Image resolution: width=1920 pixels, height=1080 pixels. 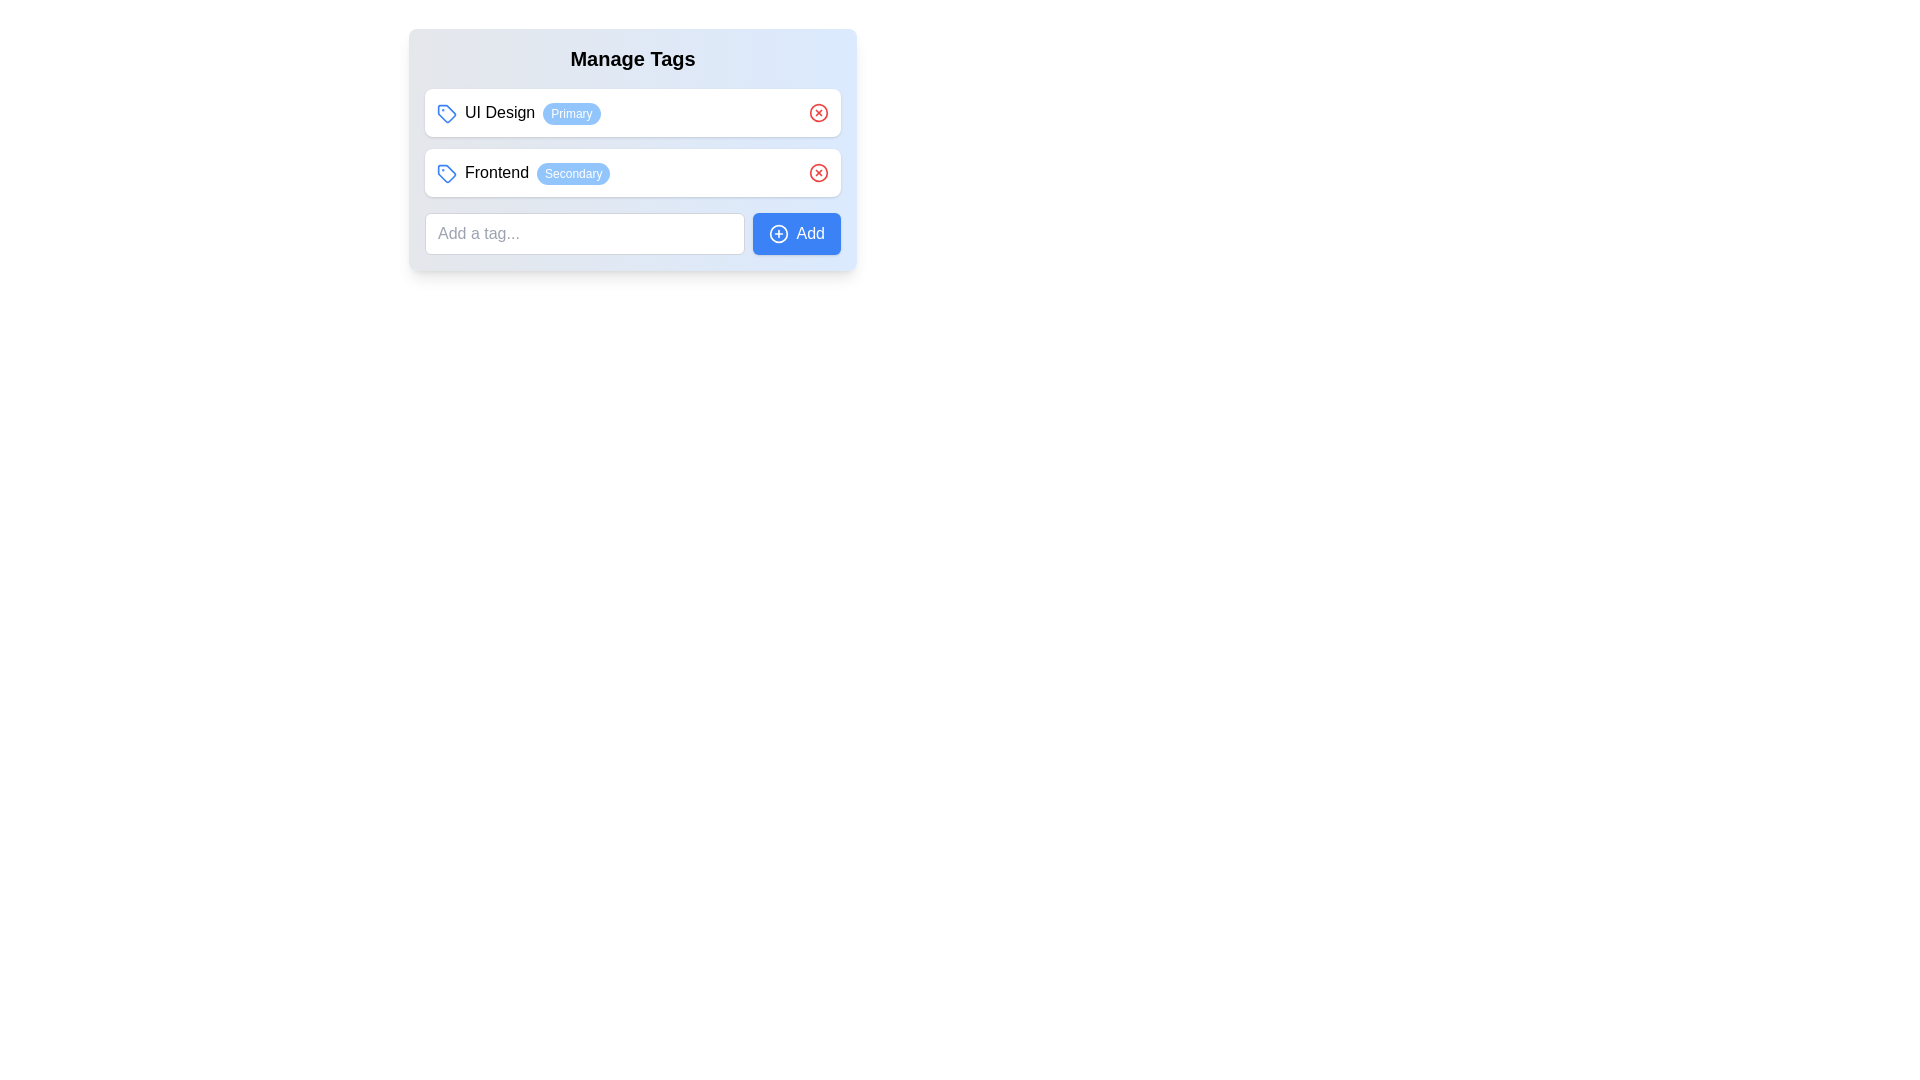 What do you see at coordinates (819, 112) in the screenshot?
I see `the circular icon button located to the right of the text 'Primary'` at bounding box center [819, 112].